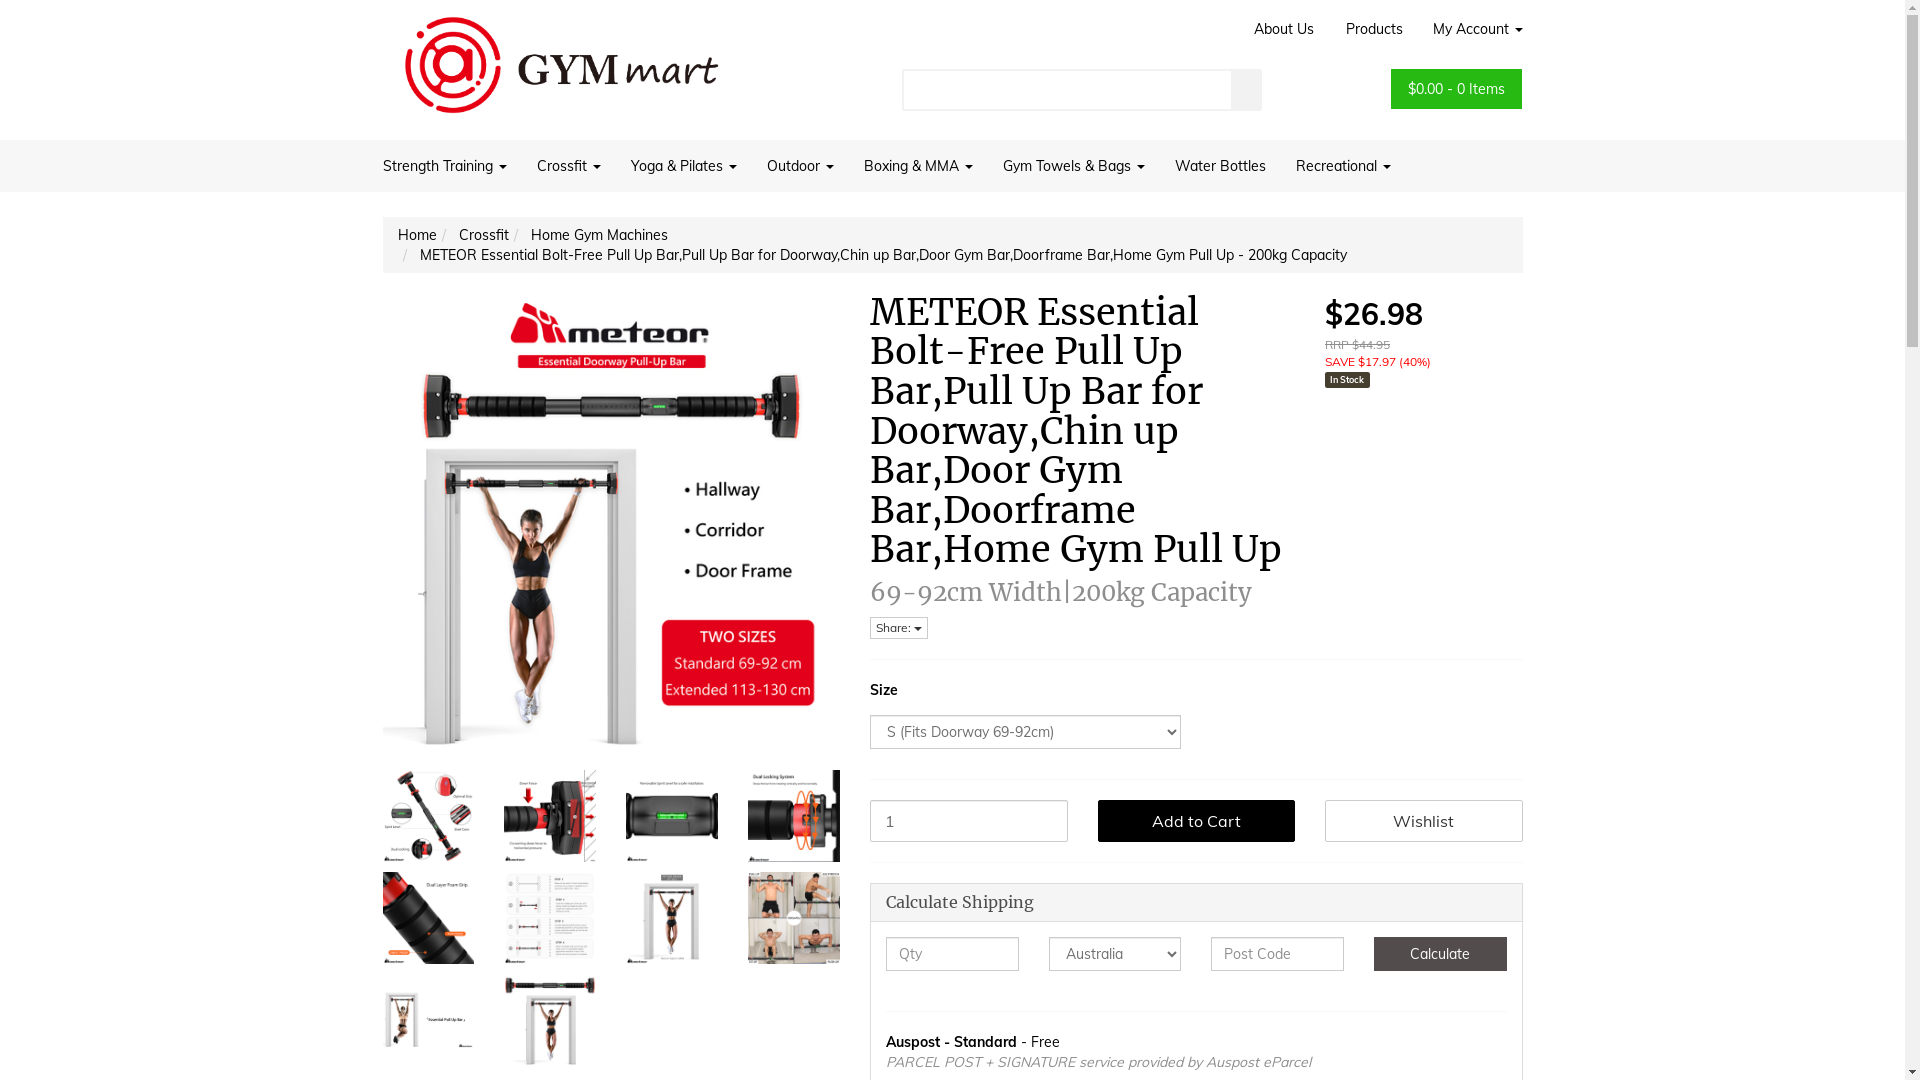  What do you see at coordinates (747, 918) in the screenshot?
I see `'Large View'` at bounding box center [747, 918].